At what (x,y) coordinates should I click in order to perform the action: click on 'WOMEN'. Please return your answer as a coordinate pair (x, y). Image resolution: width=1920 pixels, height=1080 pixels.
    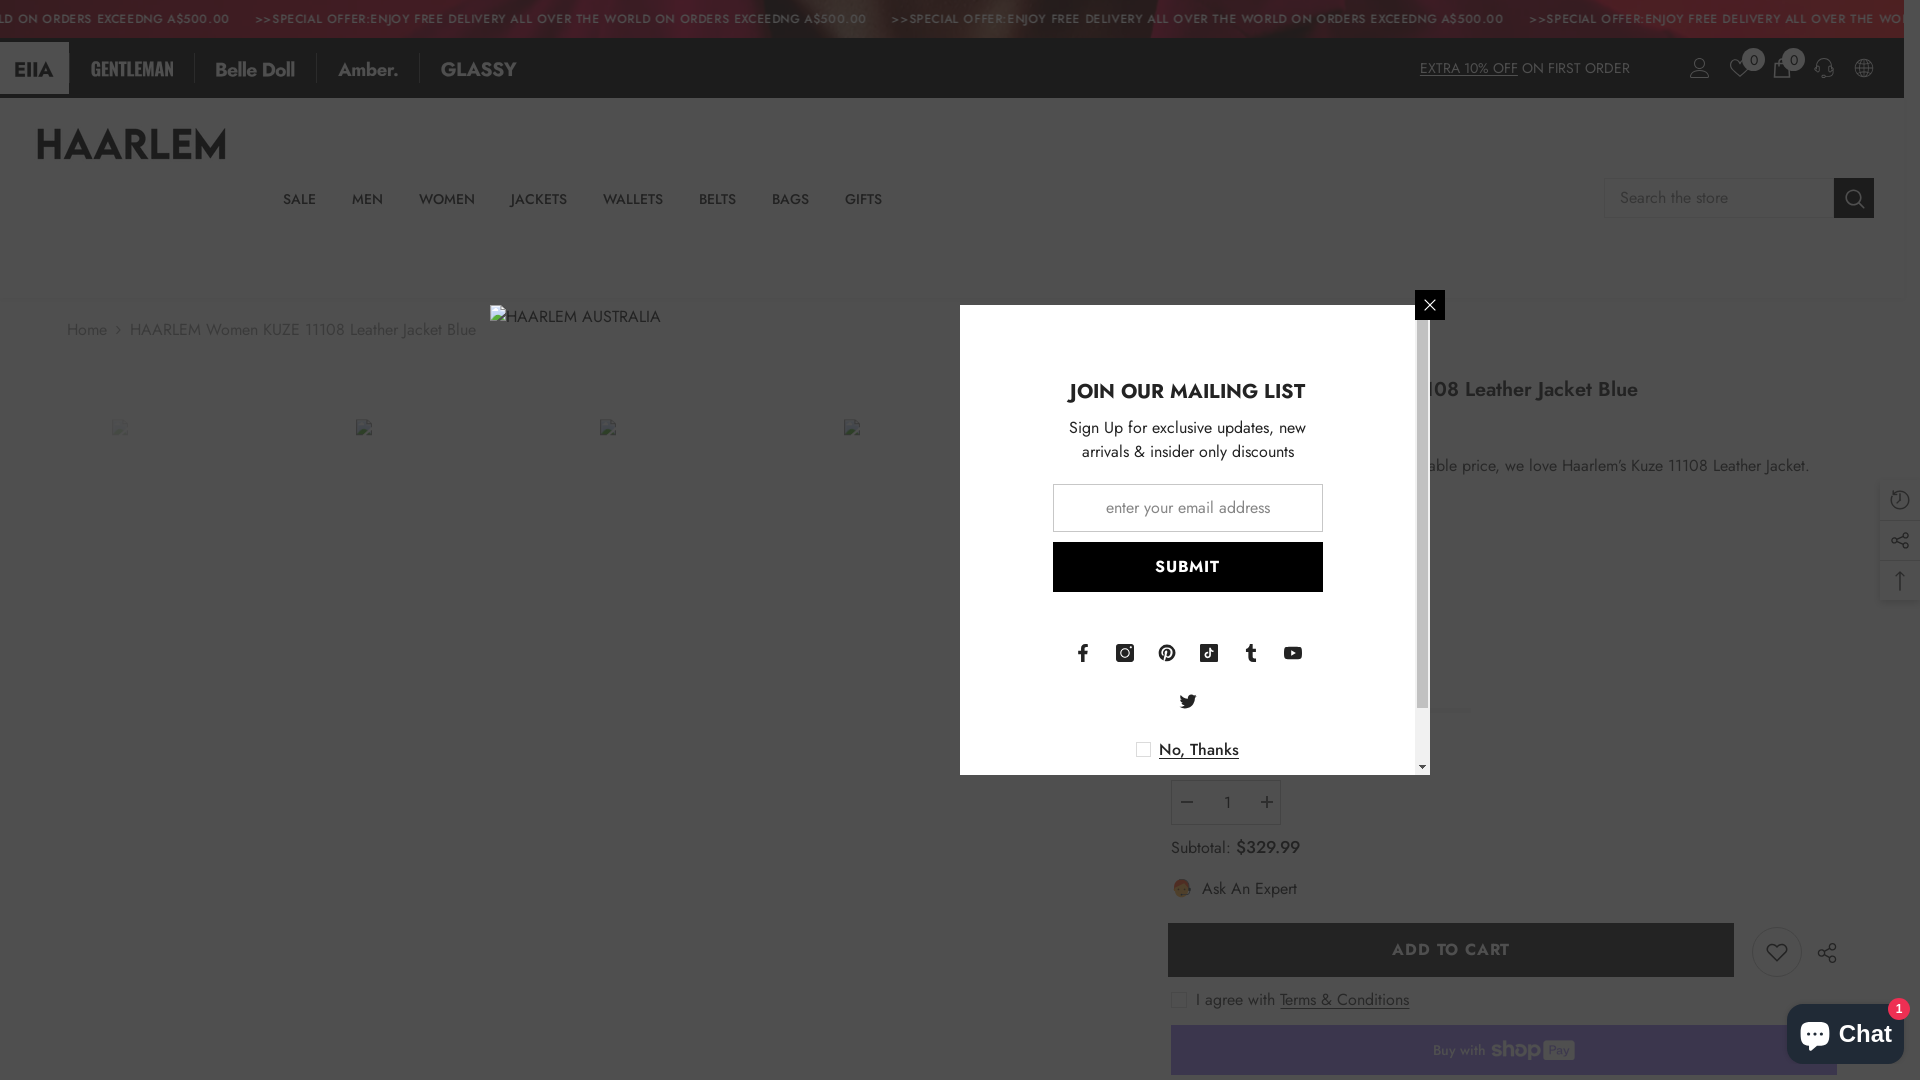
    Looking at the image, I should click on (400, 207).